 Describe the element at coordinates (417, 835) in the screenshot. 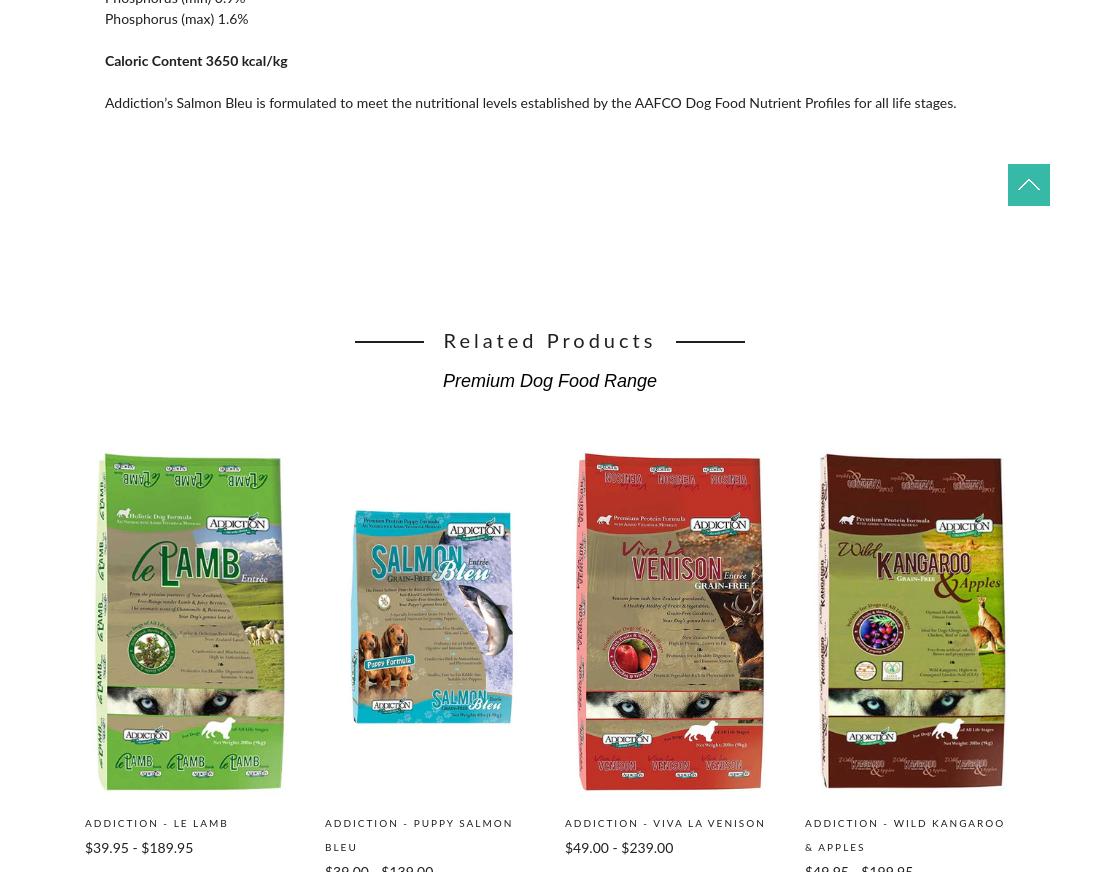

I see `'Addiction - Puppy Salmon Bleu'` at that location.